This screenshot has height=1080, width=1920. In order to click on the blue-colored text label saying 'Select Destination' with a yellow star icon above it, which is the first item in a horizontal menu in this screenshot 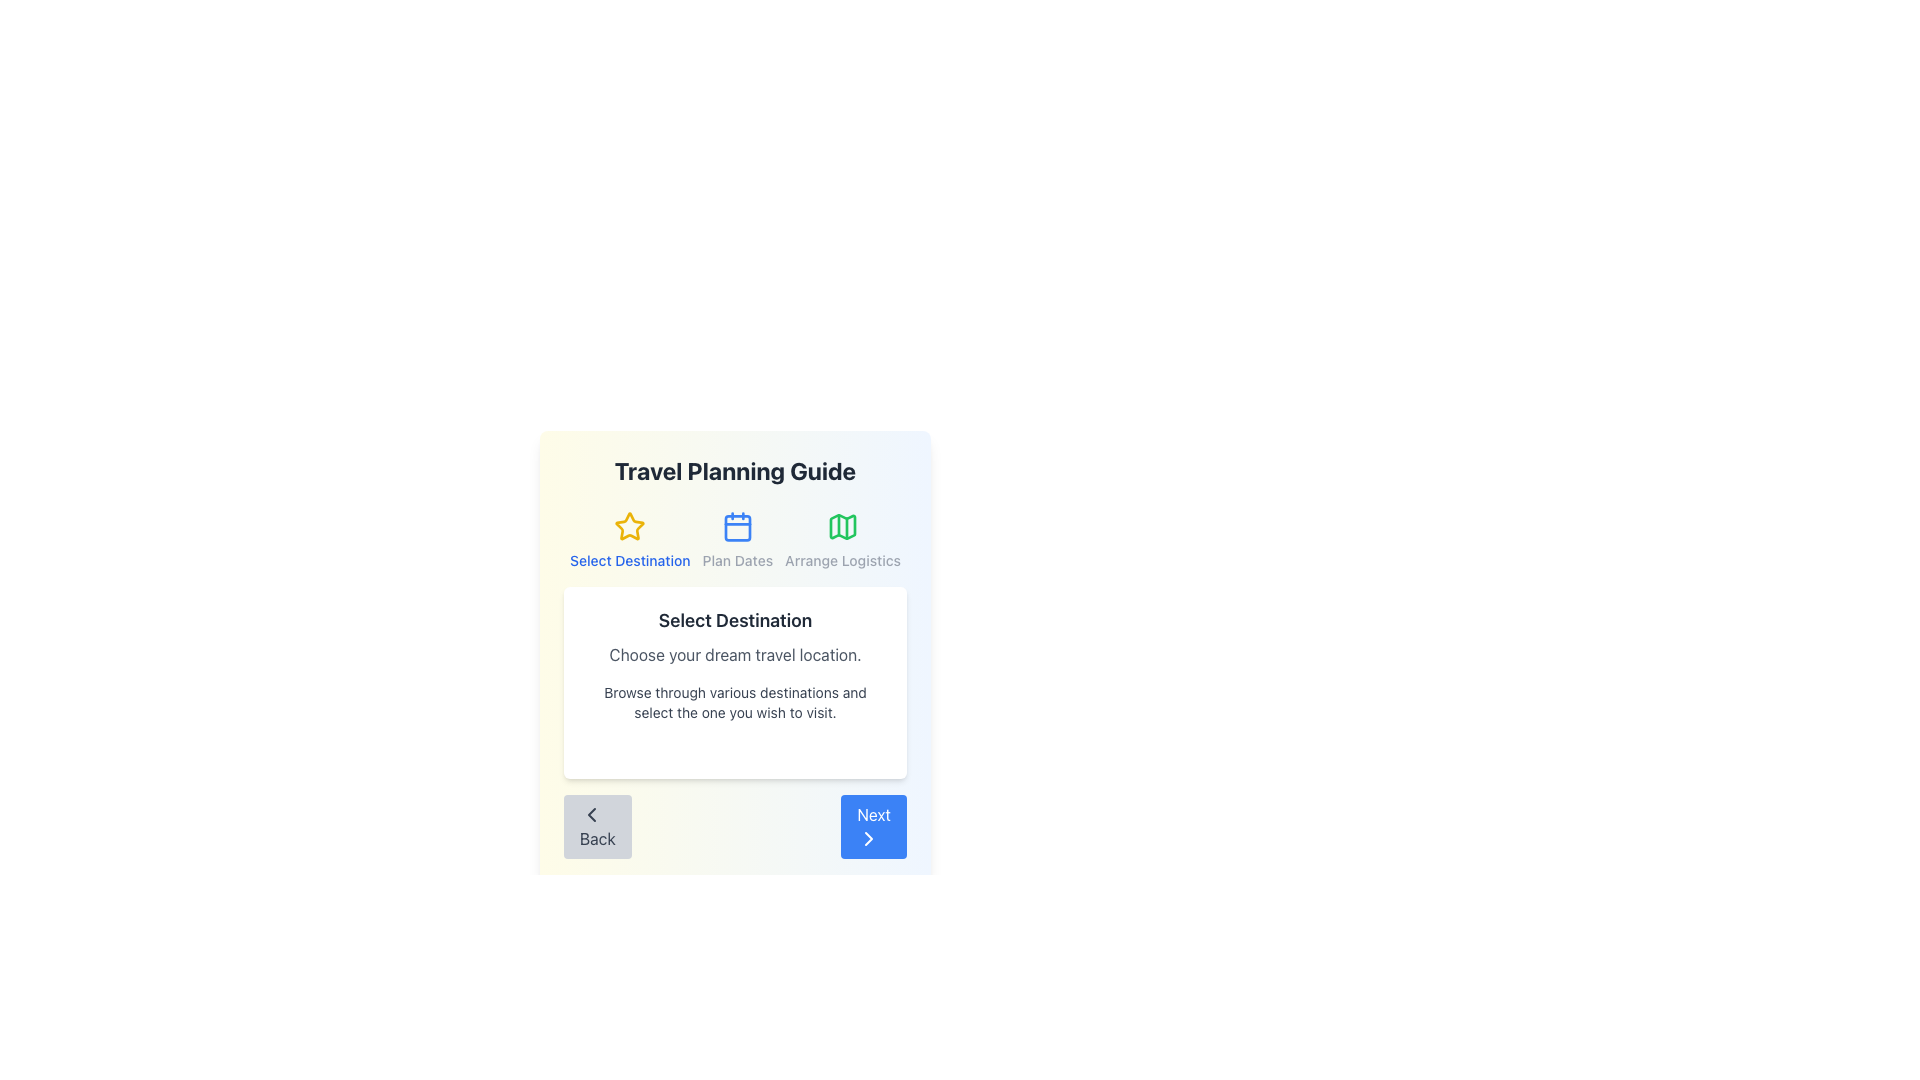, I will do `click(629, 540)`.